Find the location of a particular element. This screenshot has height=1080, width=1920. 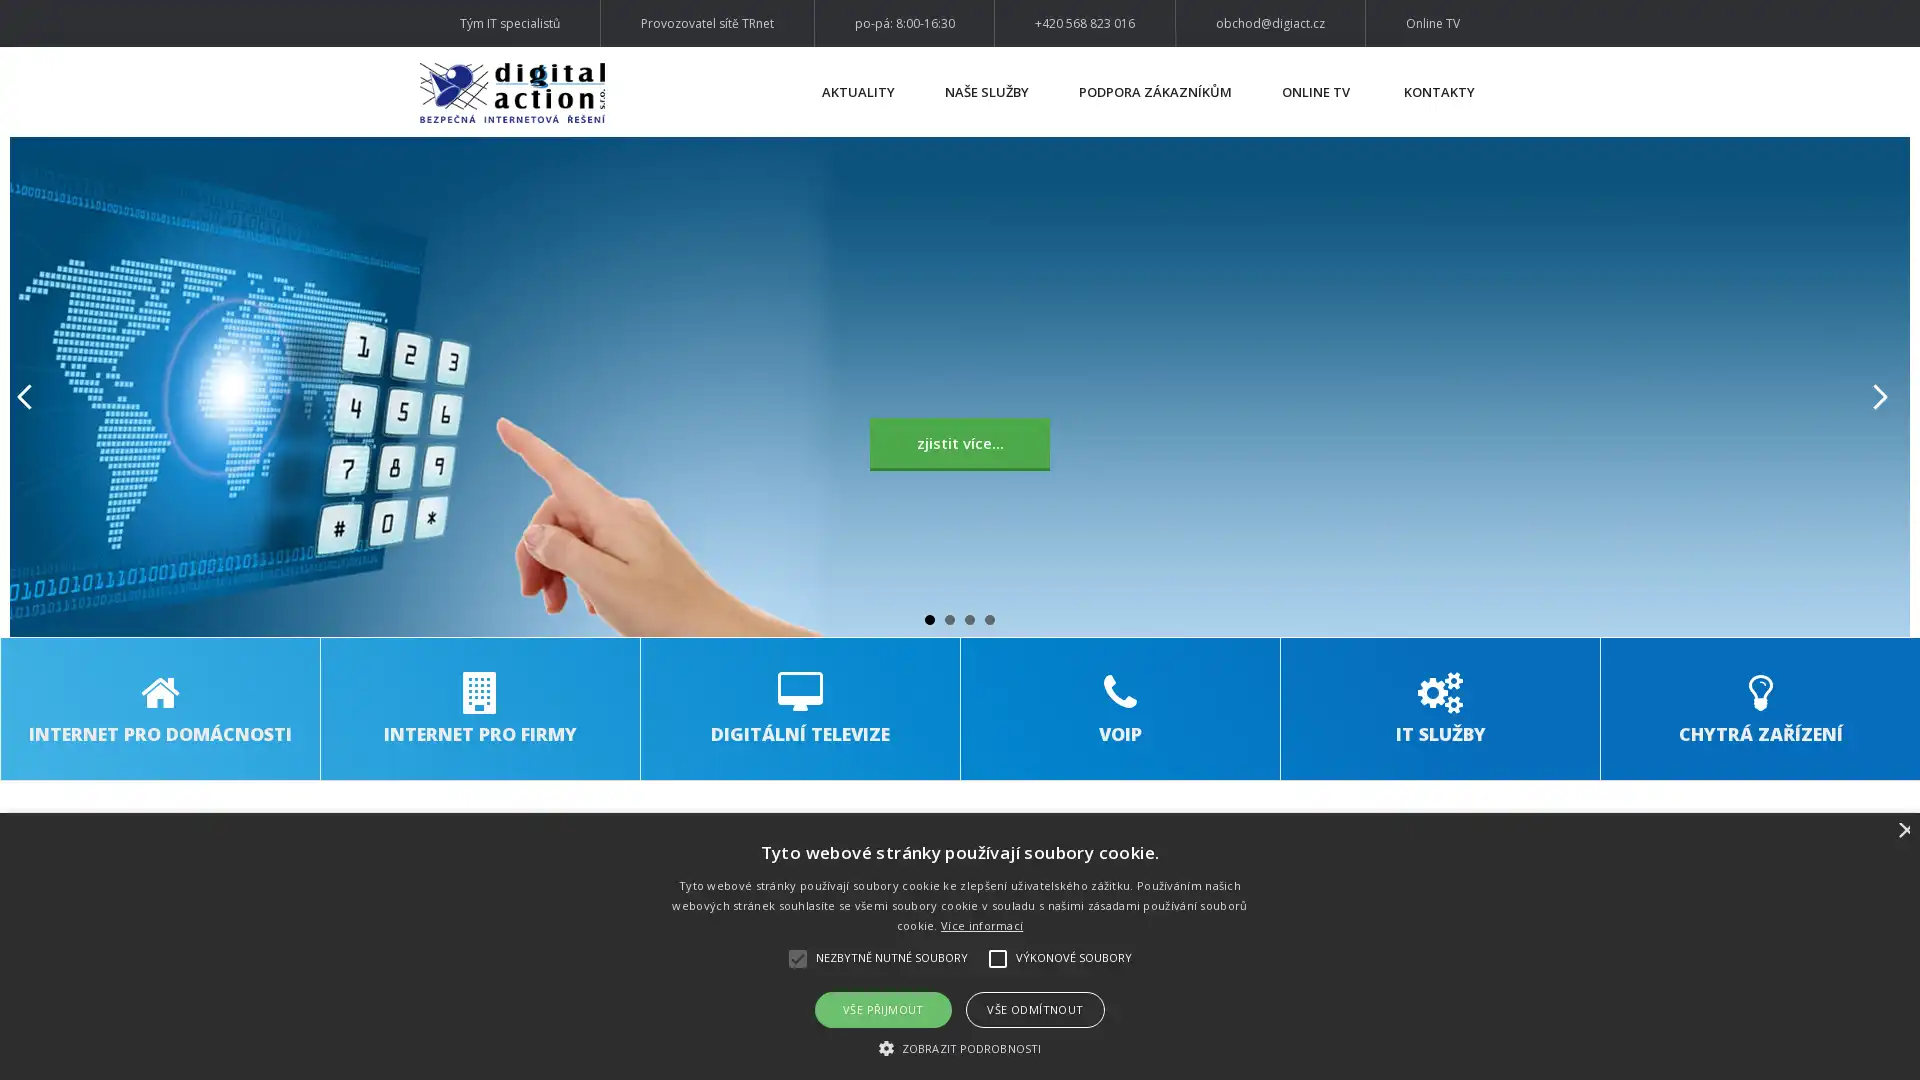

VSE PRIJMOUT is located at coordinates (882, 1009).